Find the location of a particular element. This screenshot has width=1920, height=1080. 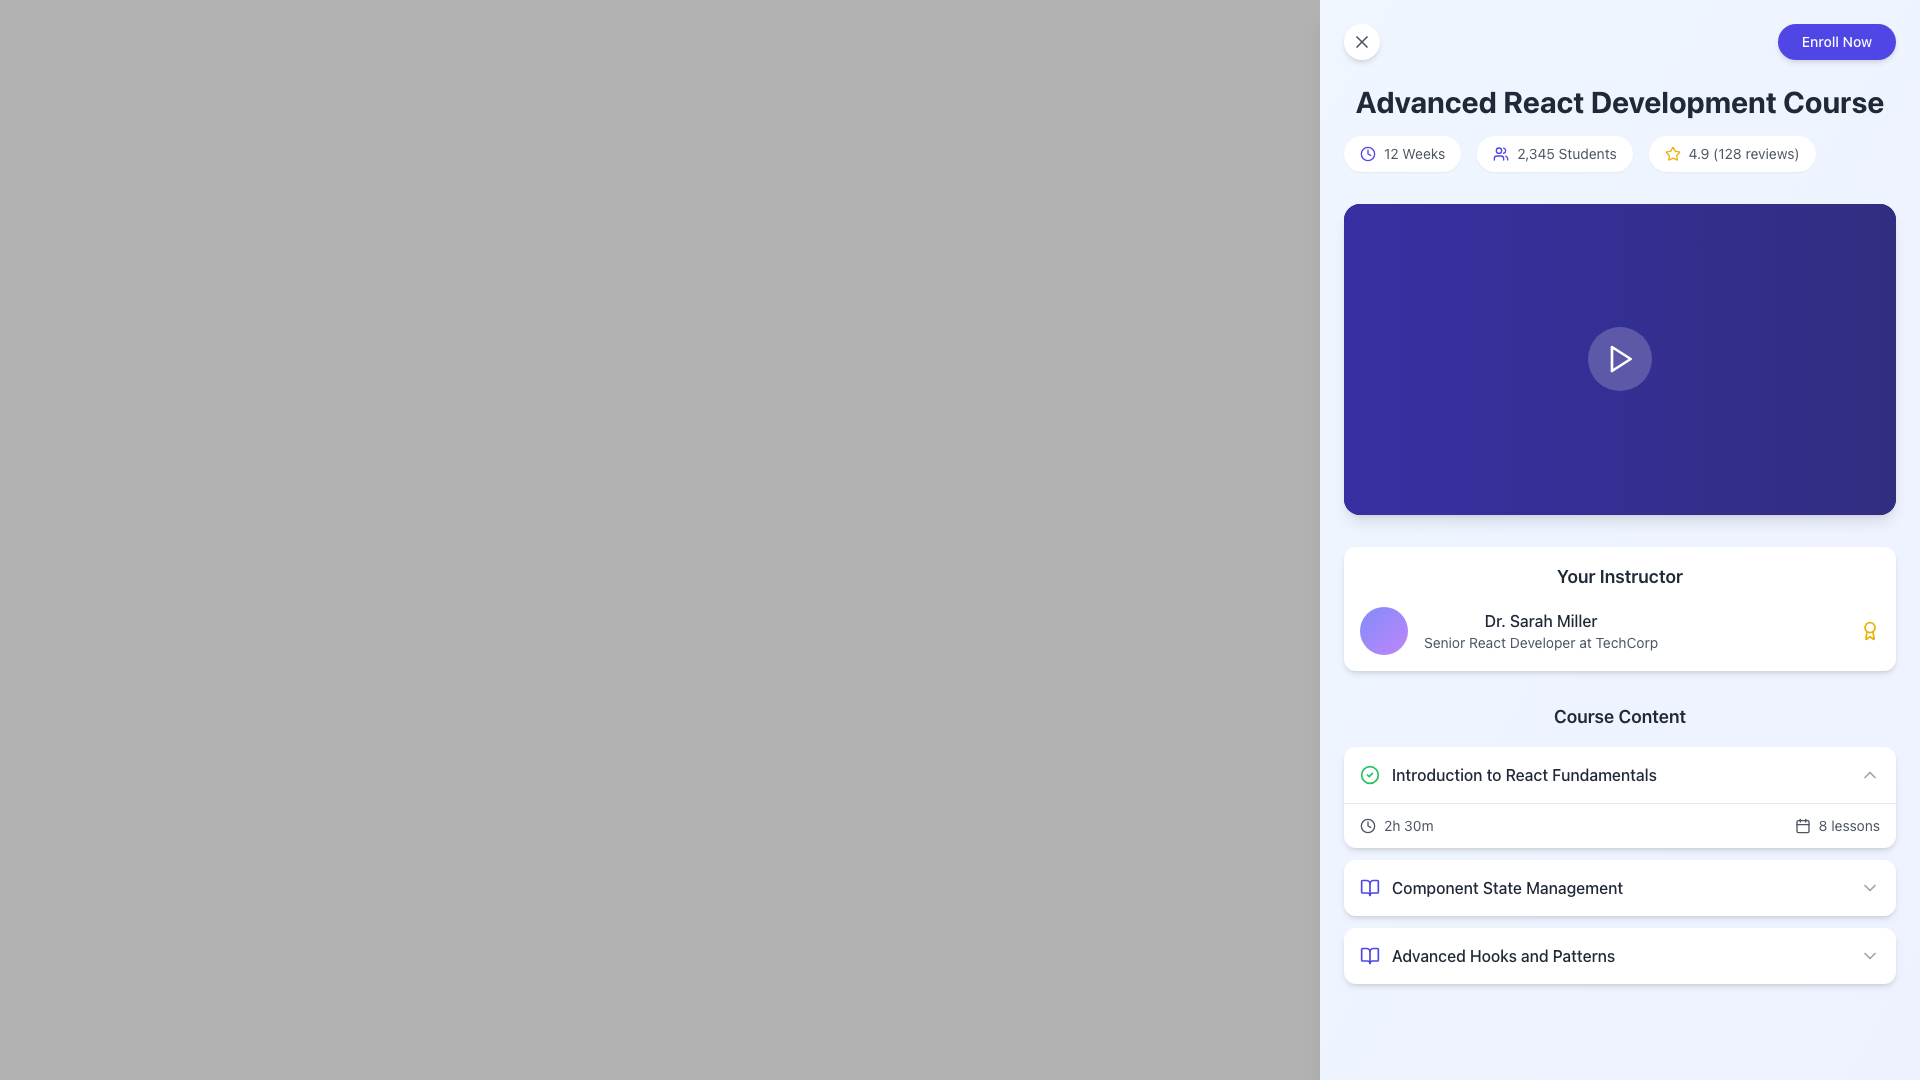

the outer circular ring of the clock icon, which is part of the SVG structure located at the top of the UI near the title 'Advanced React Development Course.' is located at coordinates (1367, 153).